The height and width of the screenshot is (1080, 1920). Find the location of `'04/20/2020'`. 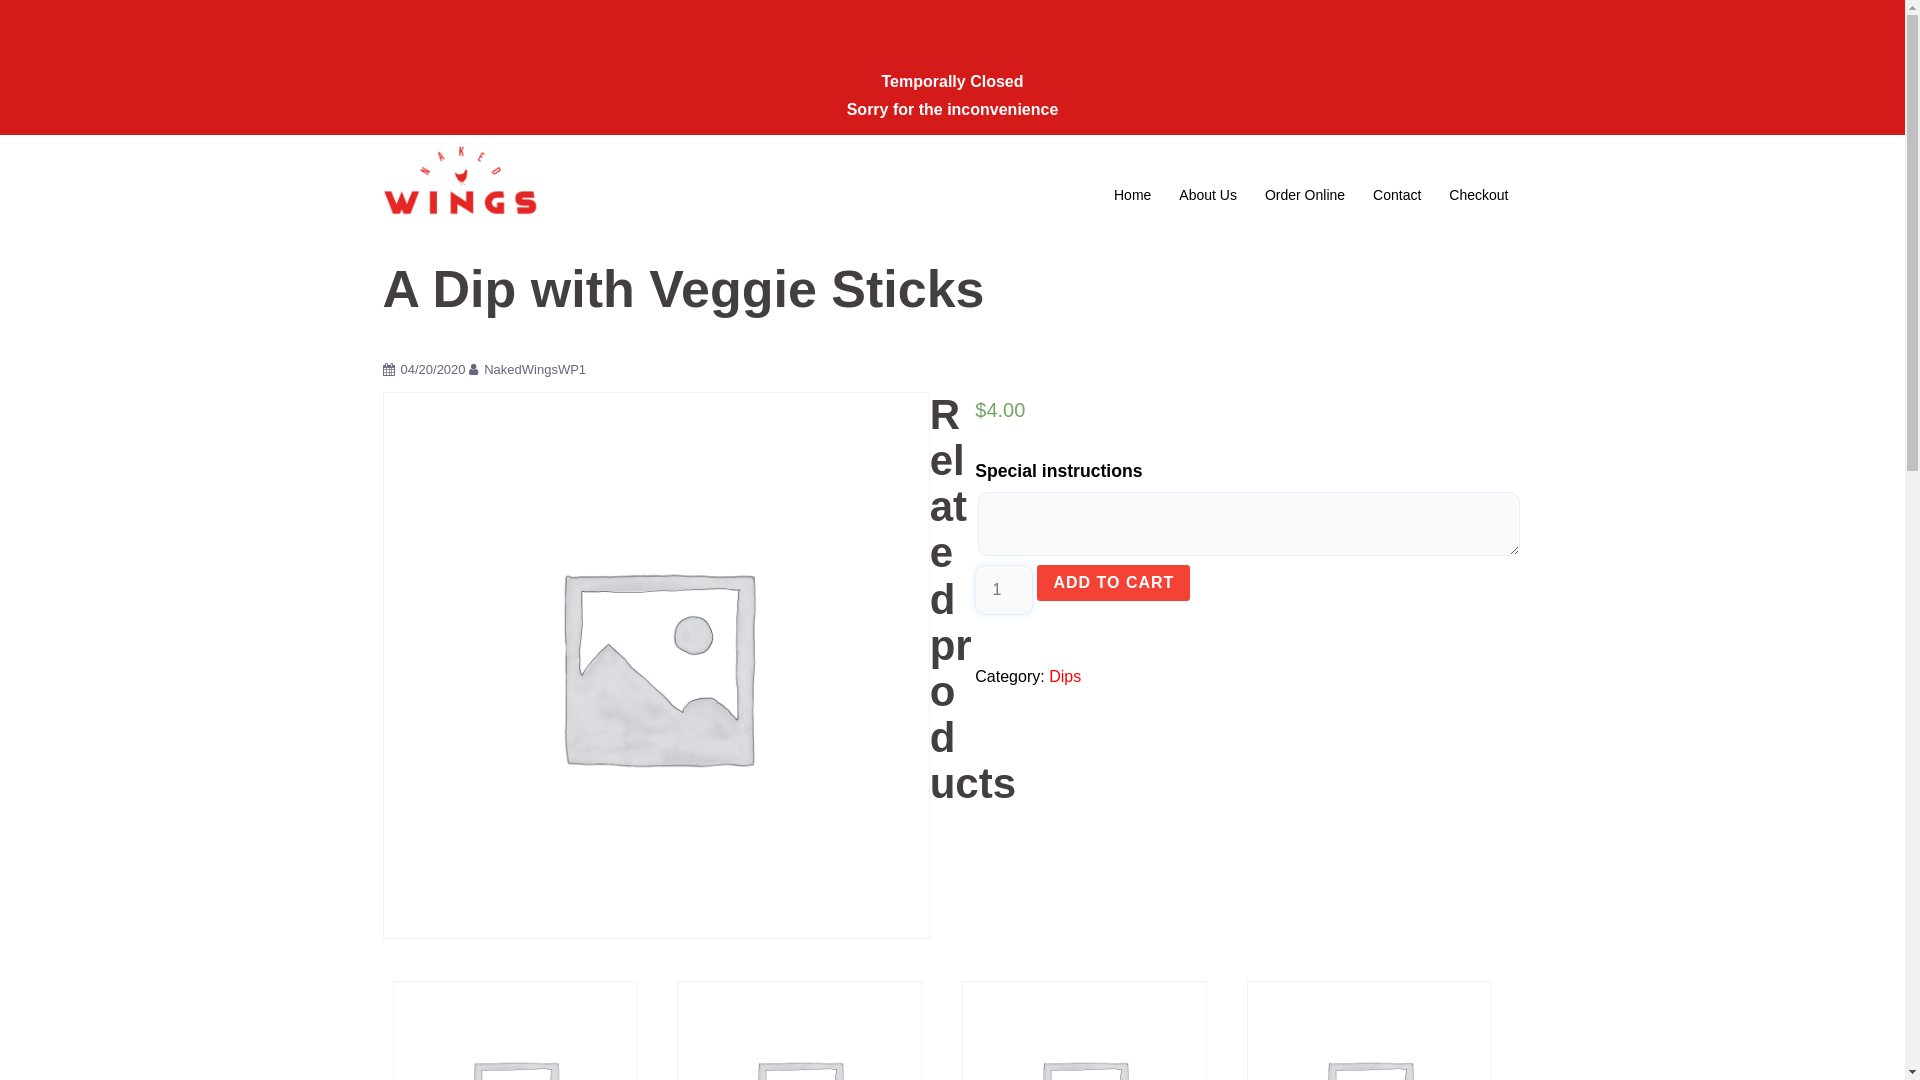

'04/20/2020' is located at coordinates (431, 369).